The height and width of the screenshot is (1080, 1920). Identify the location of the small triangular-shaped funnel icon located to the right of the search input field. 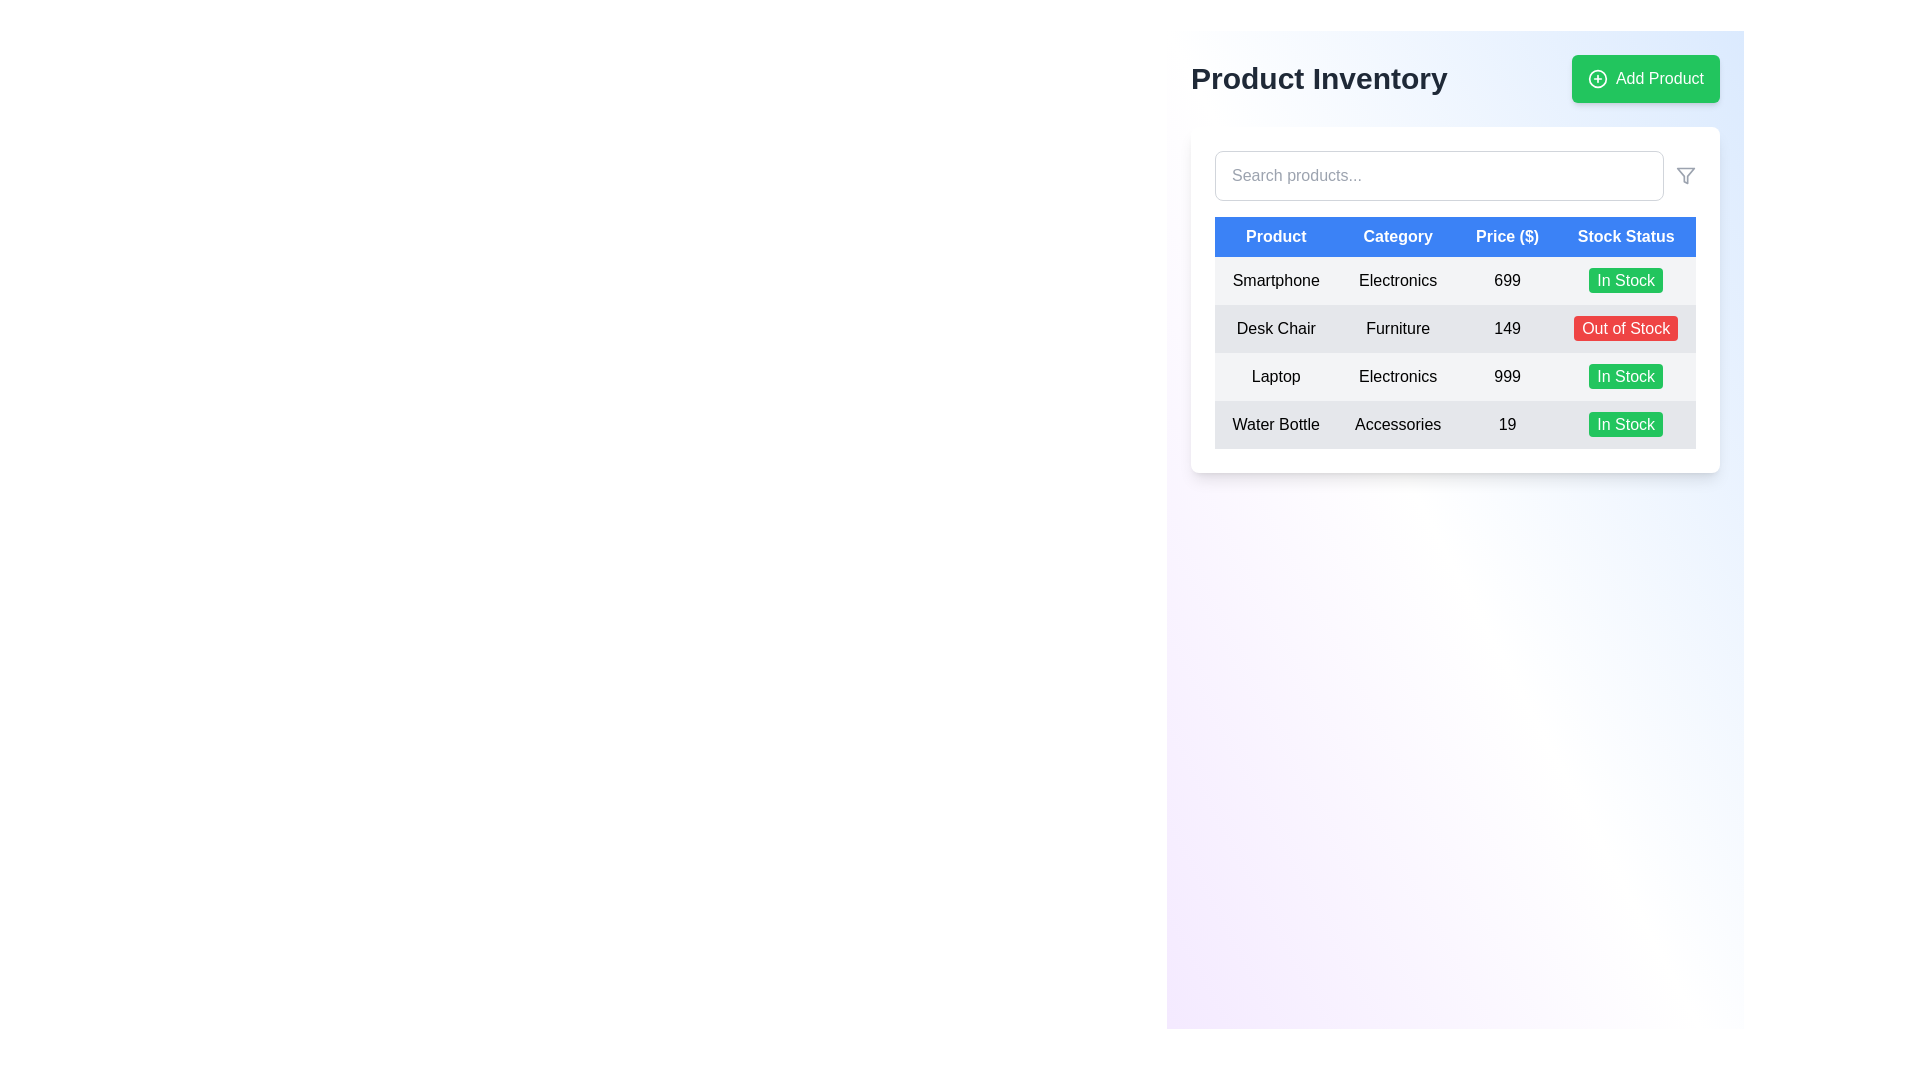
(1684, 175).